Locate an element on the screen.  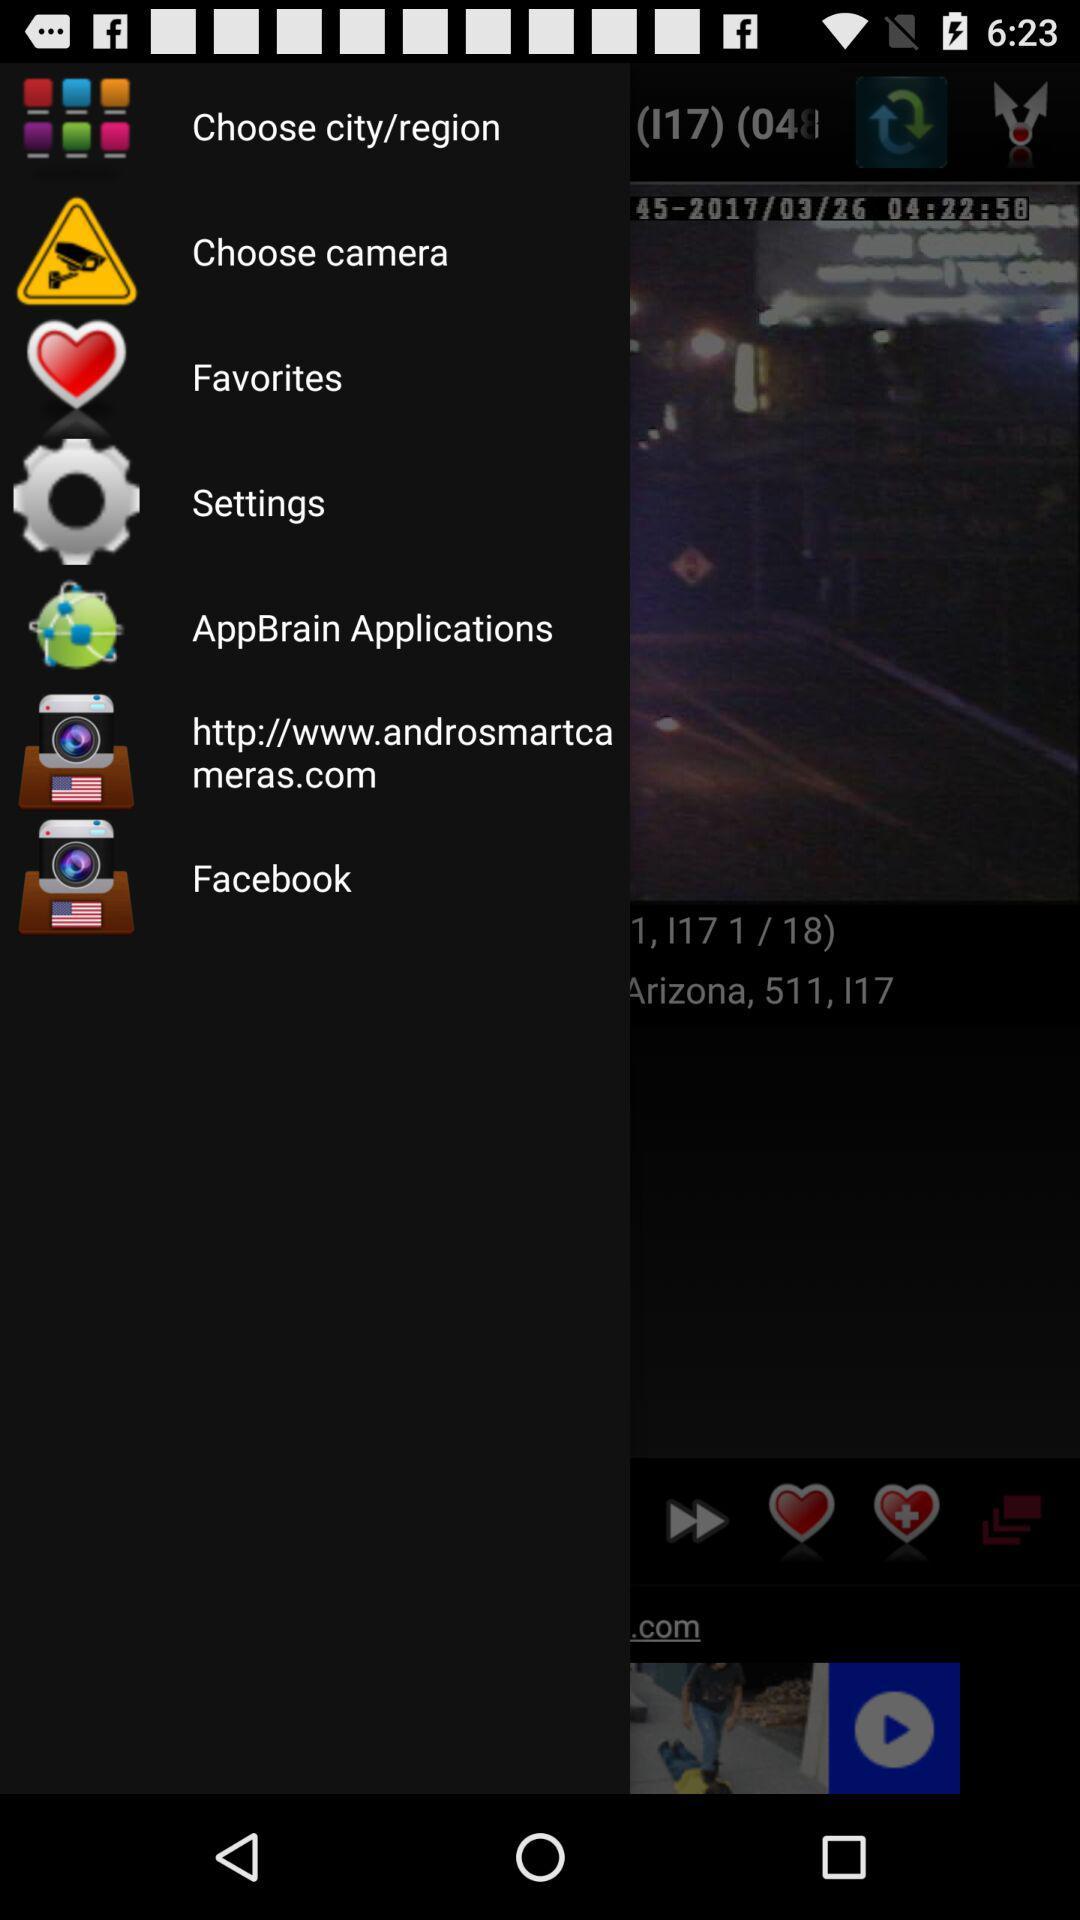
the symbol left to choose camera is located at coordinates (76, 249).